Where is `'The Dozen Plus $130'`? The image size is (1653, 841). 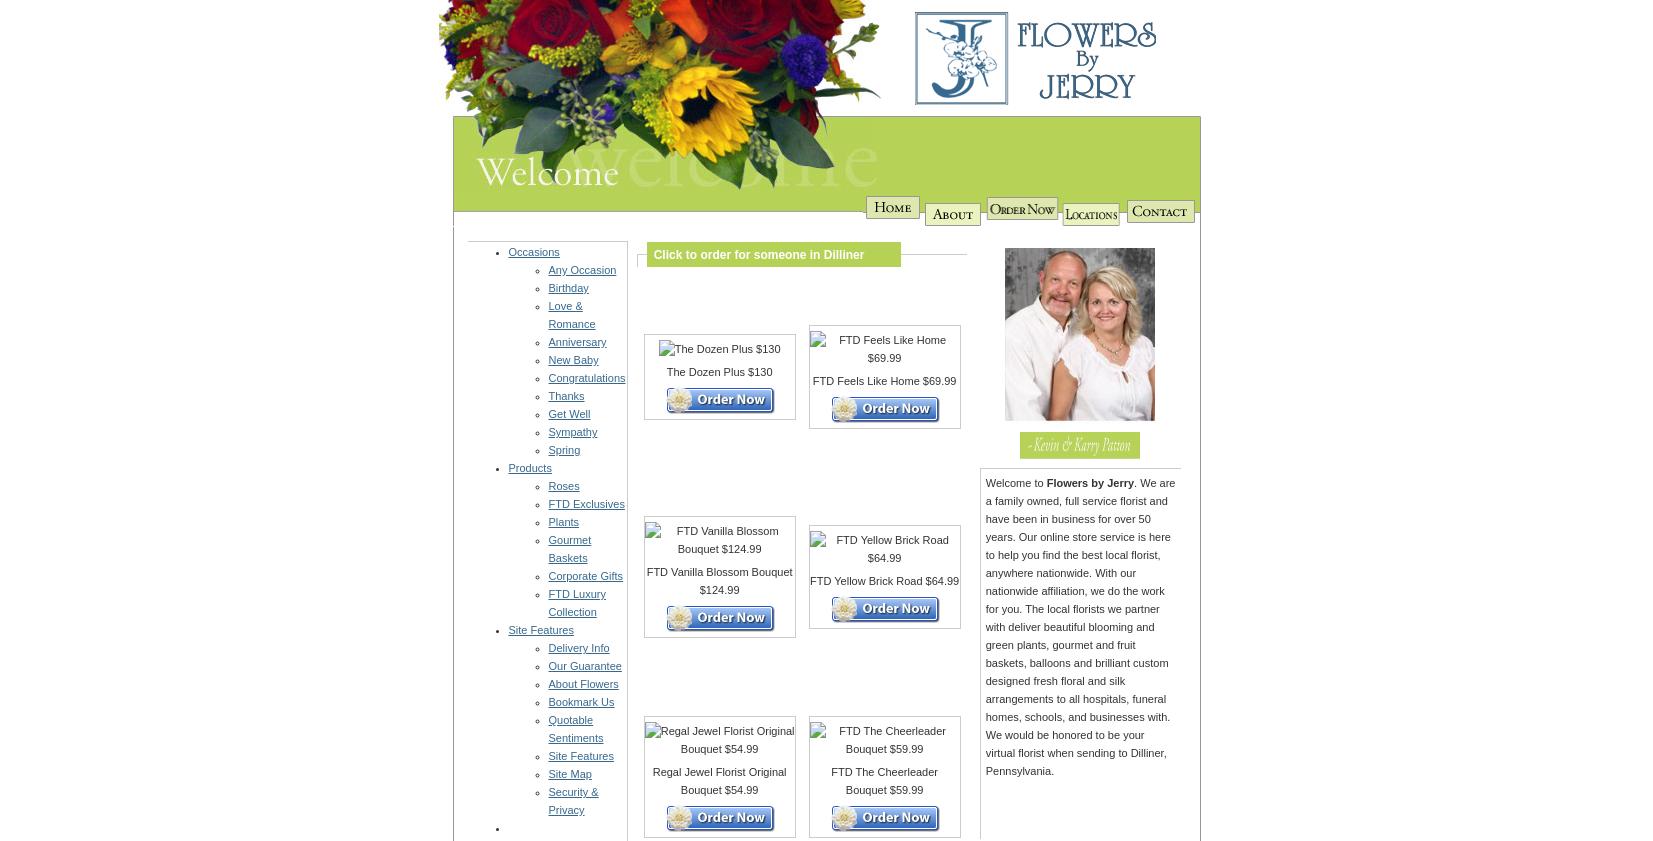 'The Dozen Plus $130' is located at coordinates (718, 370).